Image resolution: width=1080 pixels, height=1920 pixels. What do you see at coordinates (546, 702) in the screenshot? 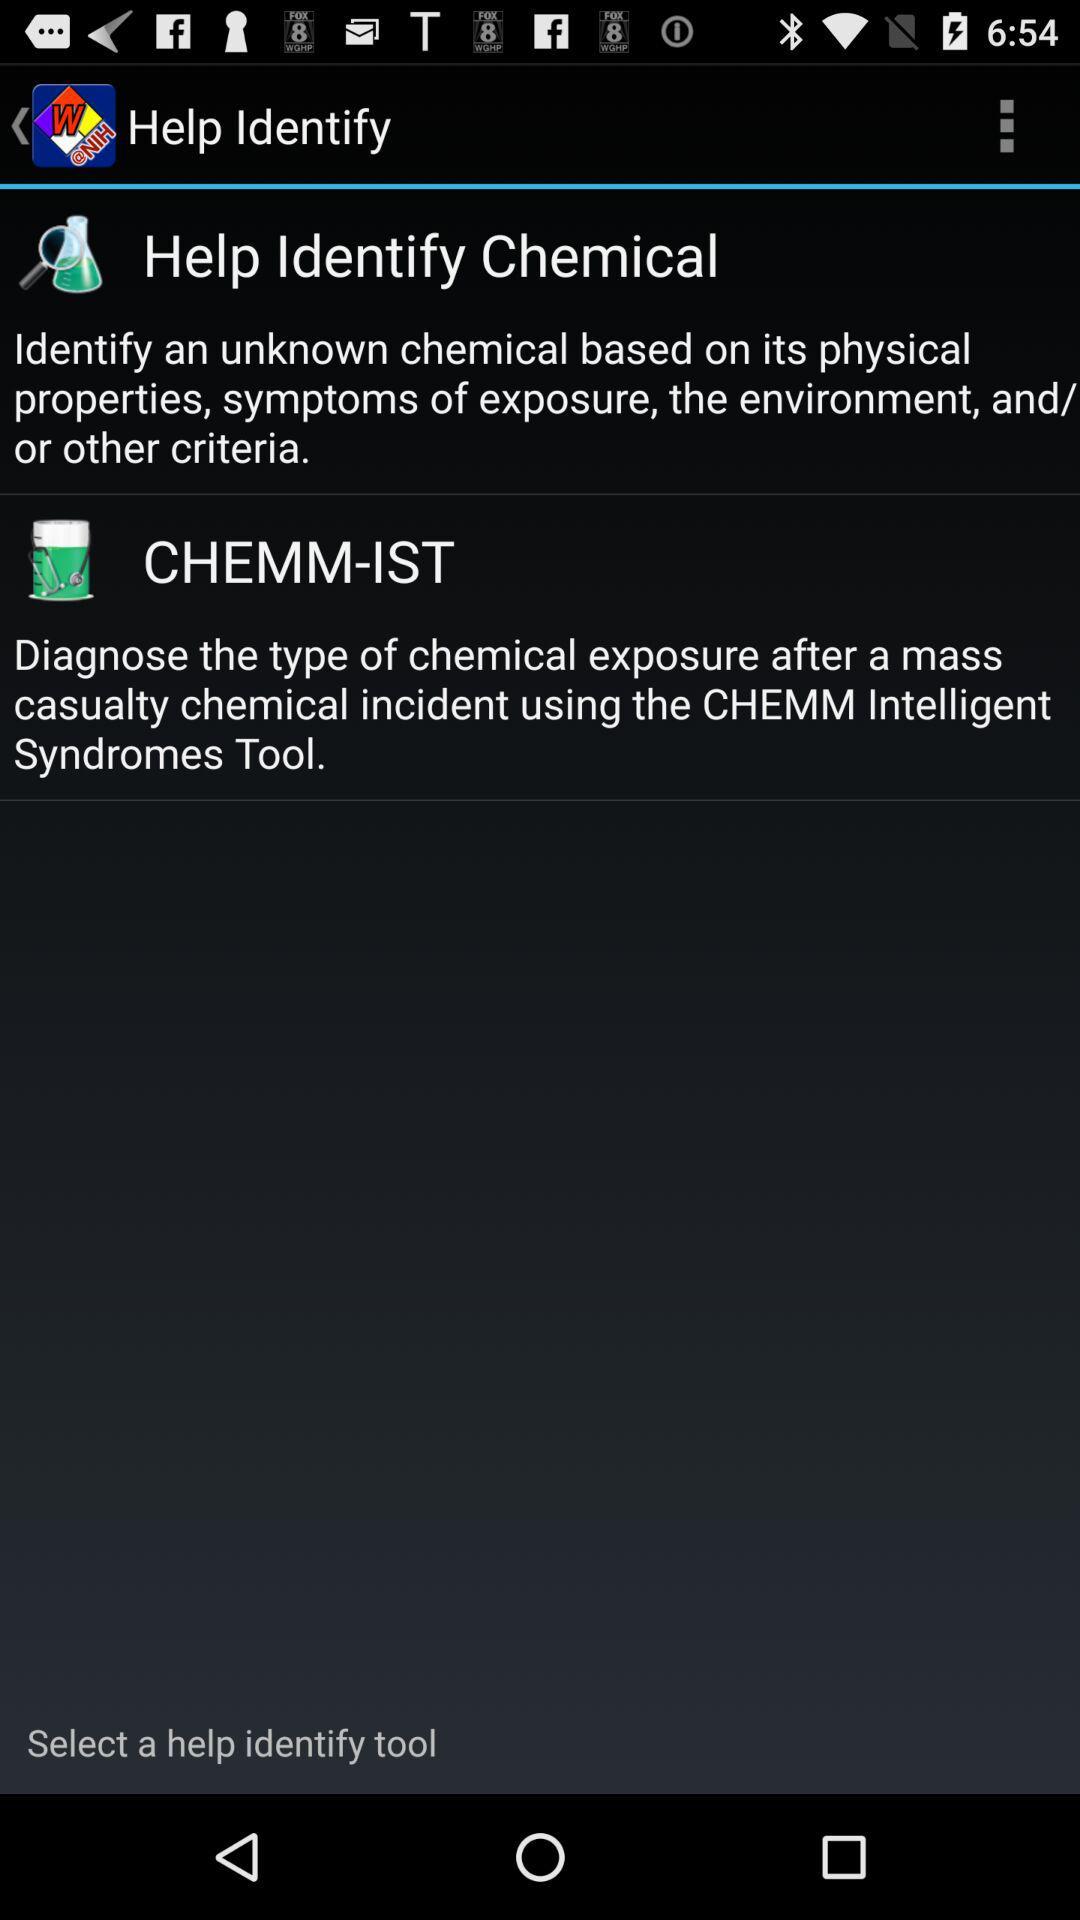
I see `the diagnose the type app` at bounding box center [546, 702].